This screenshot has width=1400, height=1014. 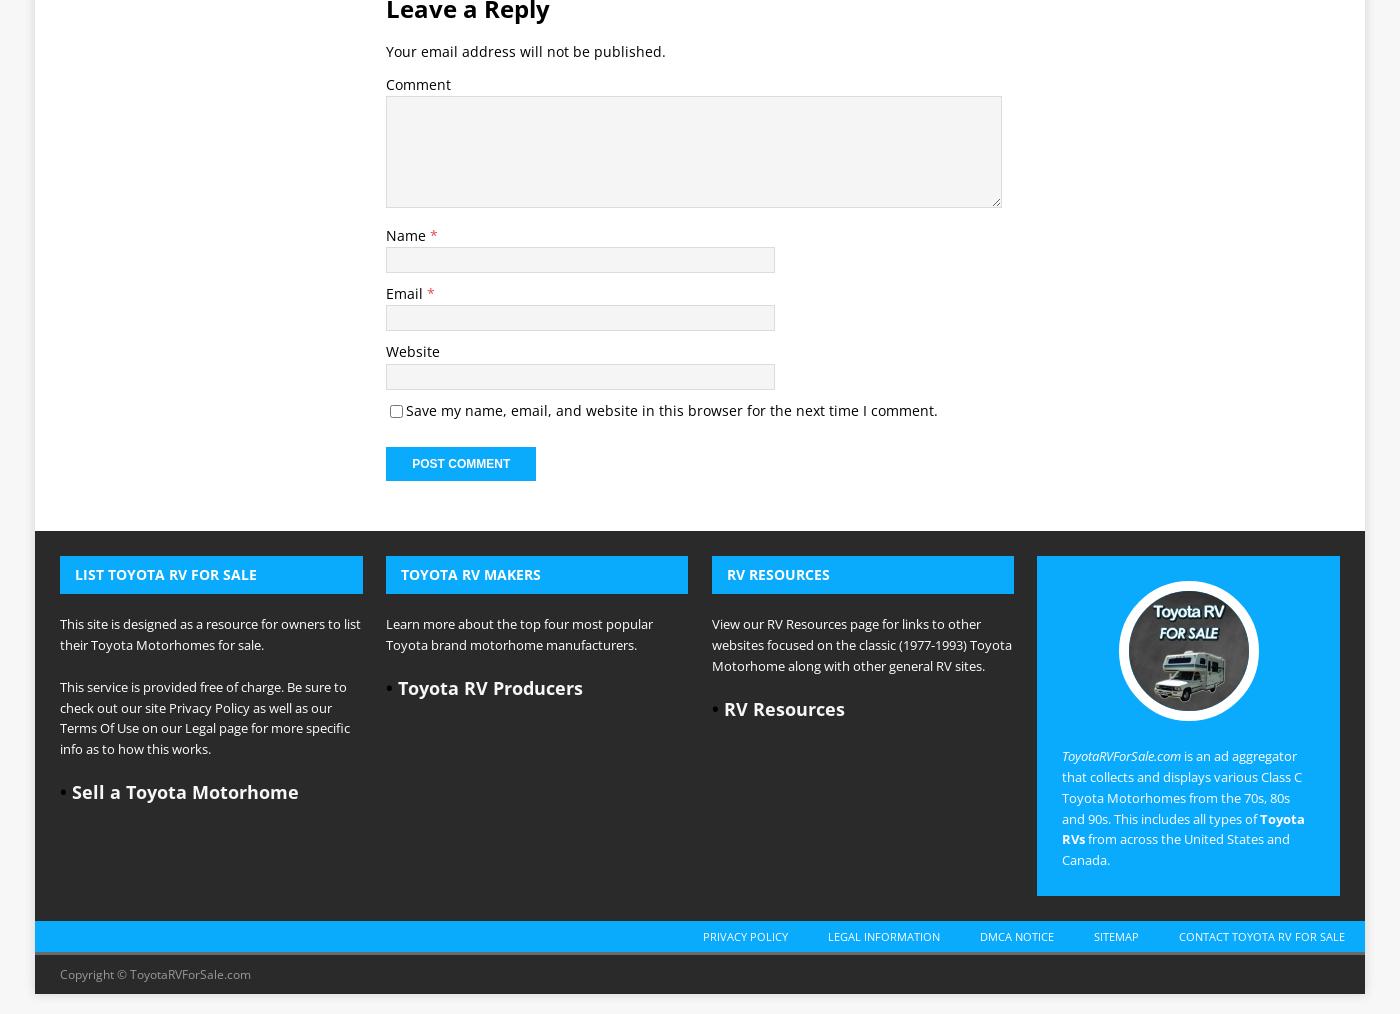 I want to click on 'Save my name, email, and website in this browser for the next time I comment.', so click(x=672, y=129).